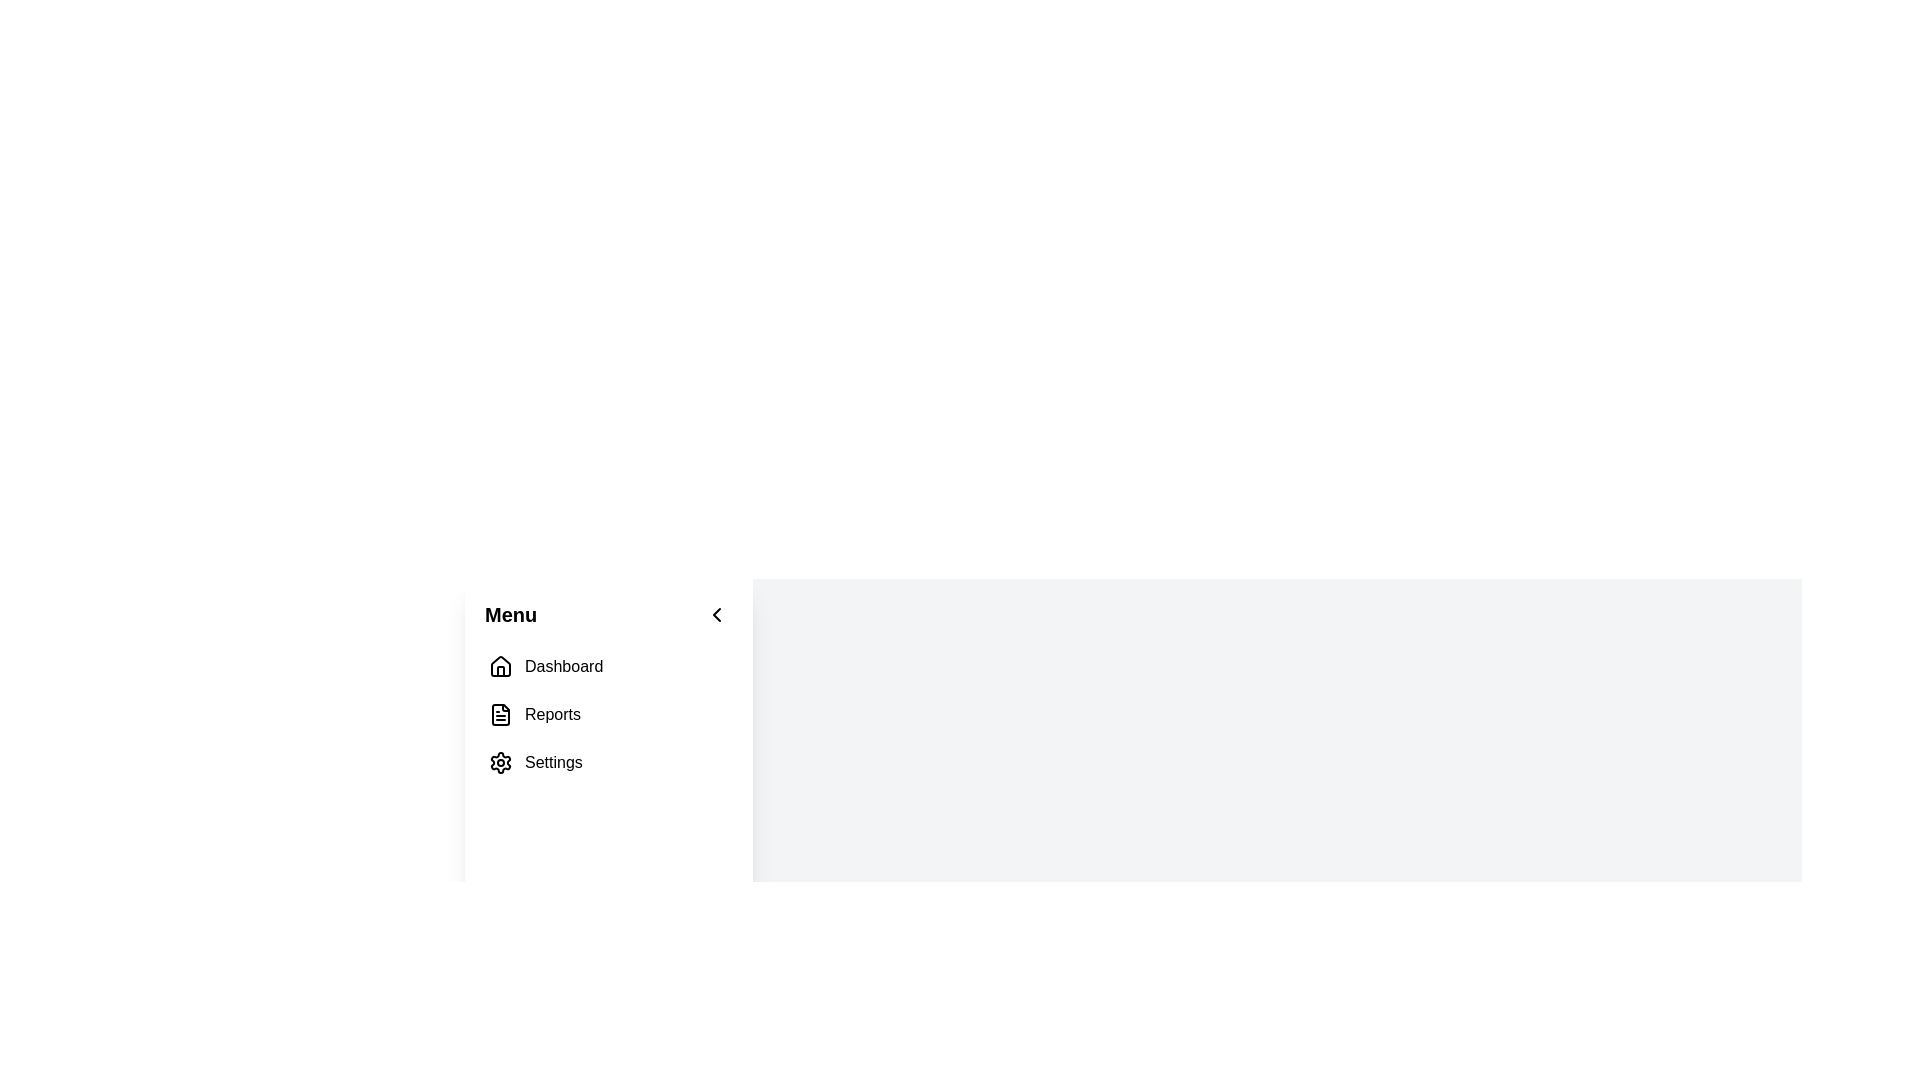 The height and width of the screenshot is (1080, 1920). What do you see at coordinates (552, 713) in the screenshot?
I see `the 'Reports' text label in the vertical menu on the left-hand side` at bounding box center [552, 713].